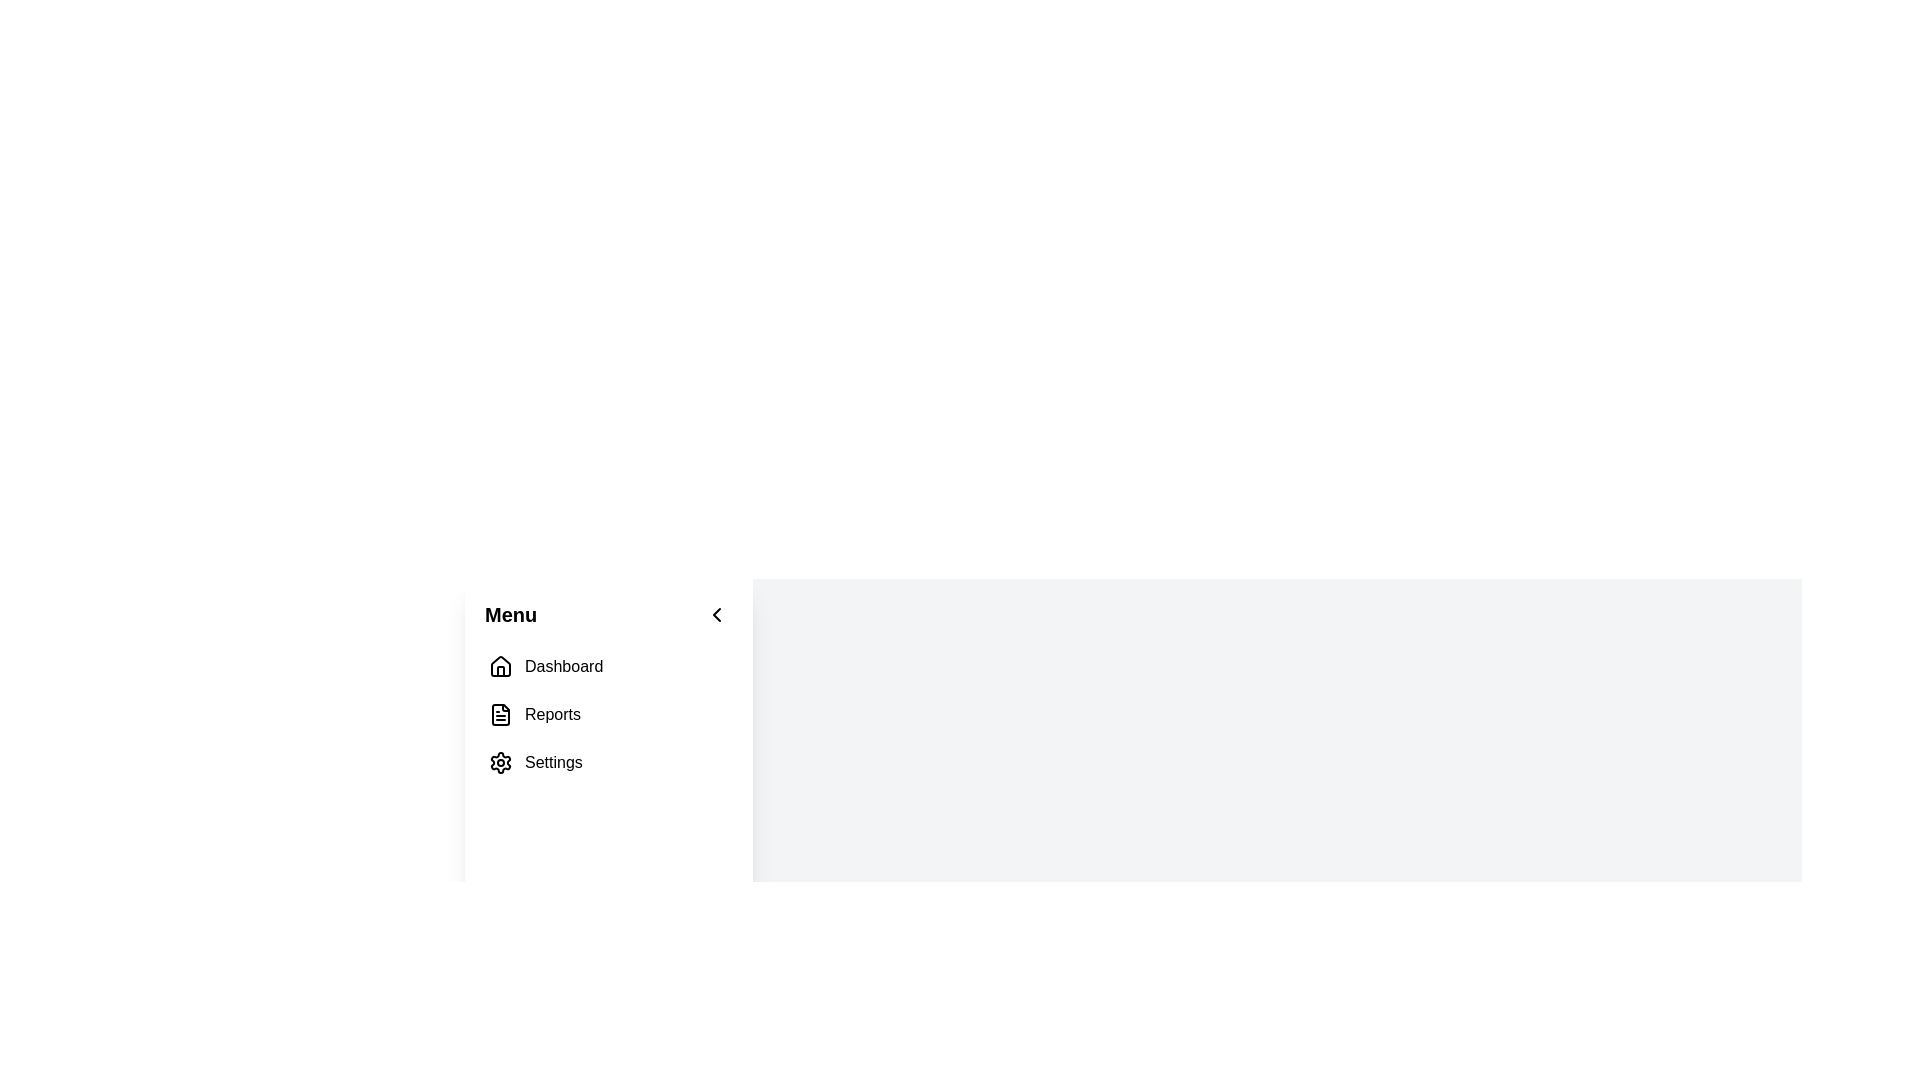 The height and width of the screenshot is (1080, 1920). What do you see at coordinates (552, 713) in the screenshot?
I see `the 'Reports' text label in the vertical menu on the left-hand side` at bounding box center [552, 713].